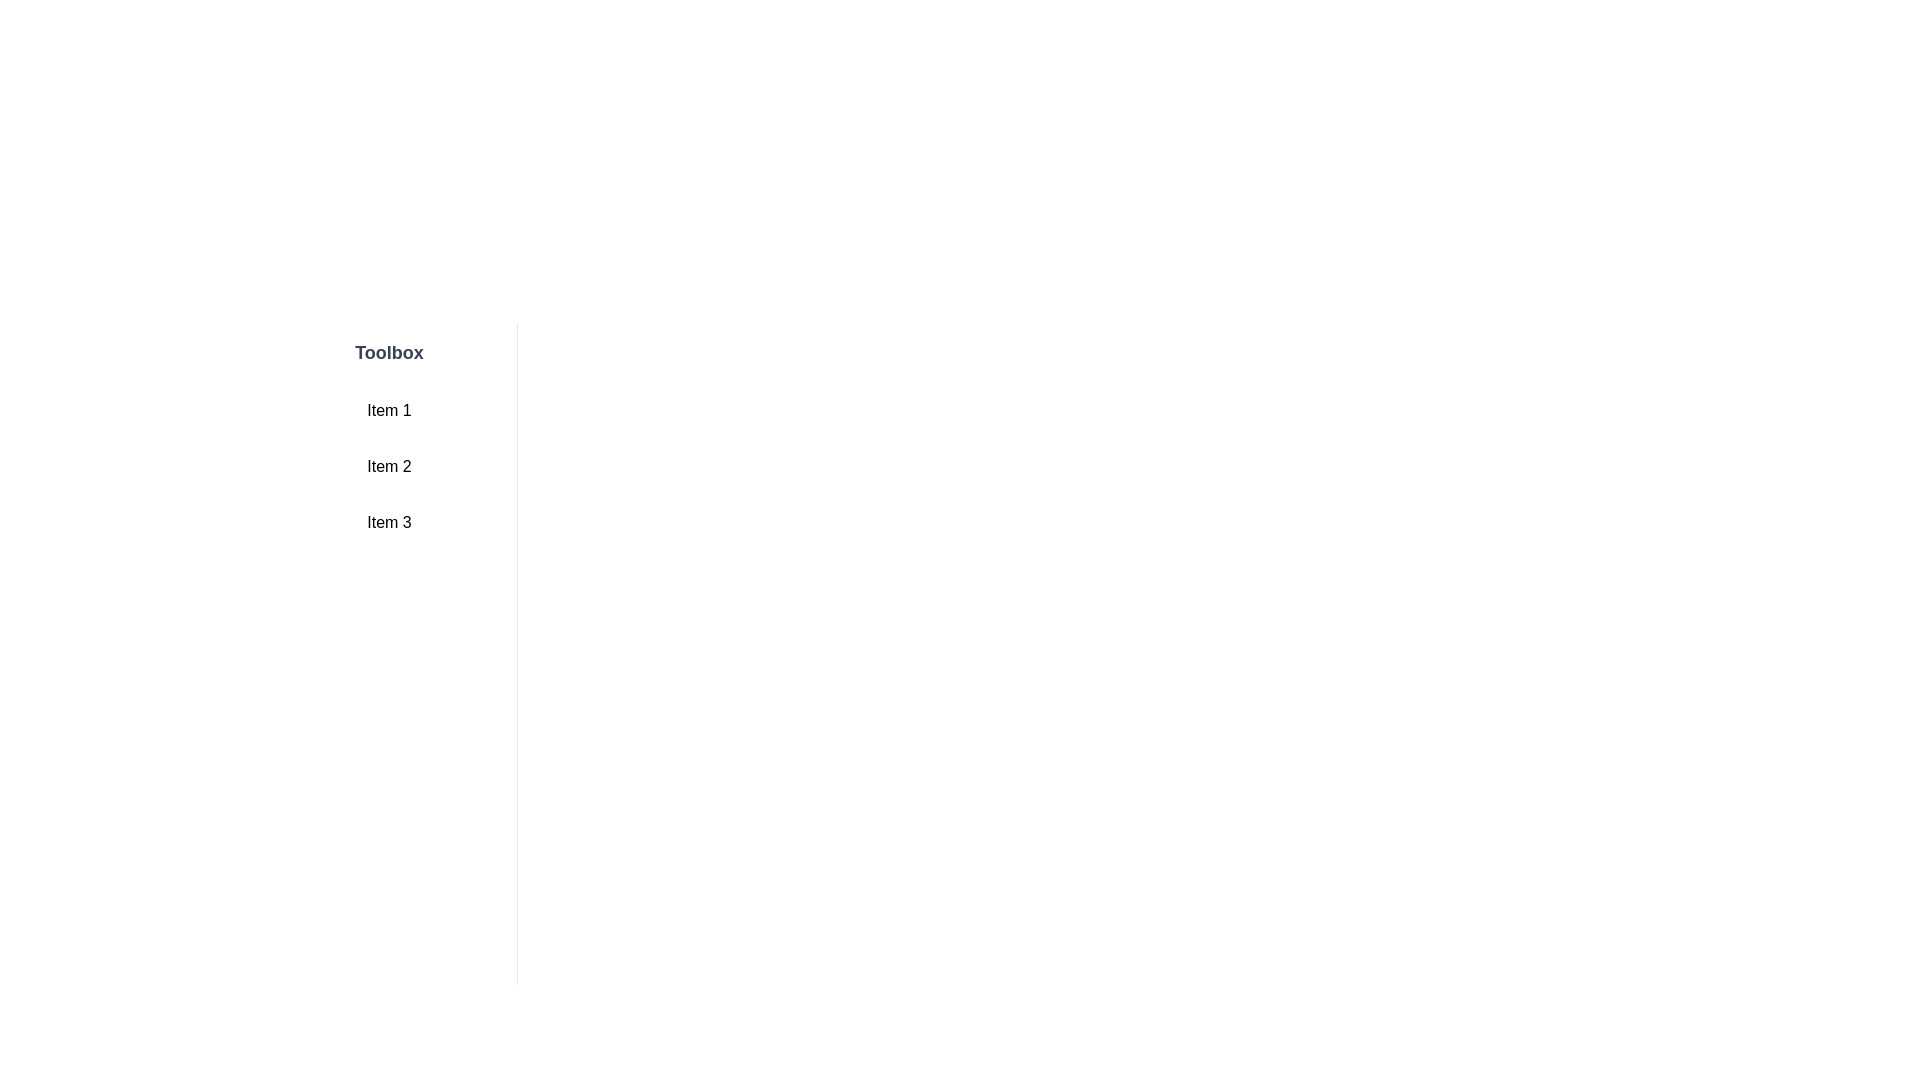  I want to click on text displayed in the first item of the vertical list labeled 'Item 1', which is styled in black text on a white background, so click(389, 410).